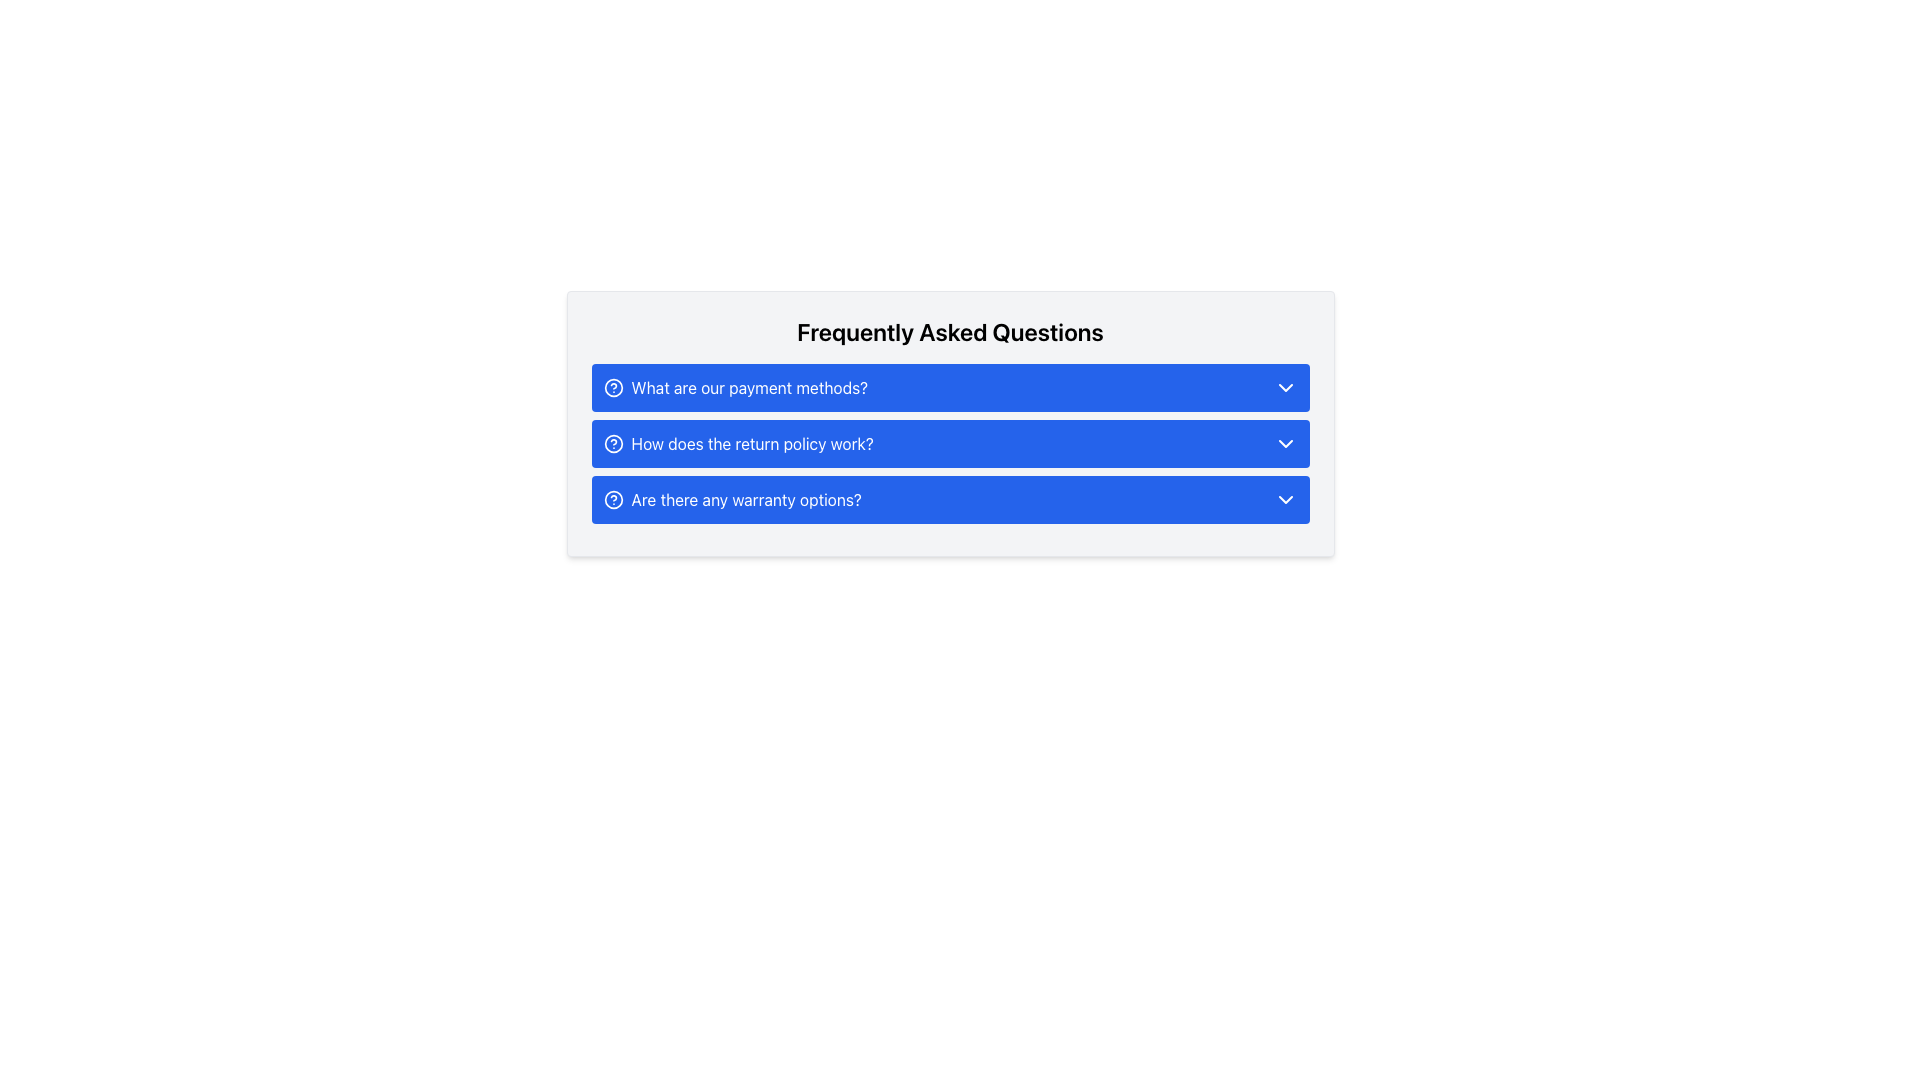 This screenshot has width=1920, height=1080. What do you see at coordinates (751, 442) in the screenshot?
I see `the FAQ entry titled 'What is our return policy?'` at bounding box center [751, 442].